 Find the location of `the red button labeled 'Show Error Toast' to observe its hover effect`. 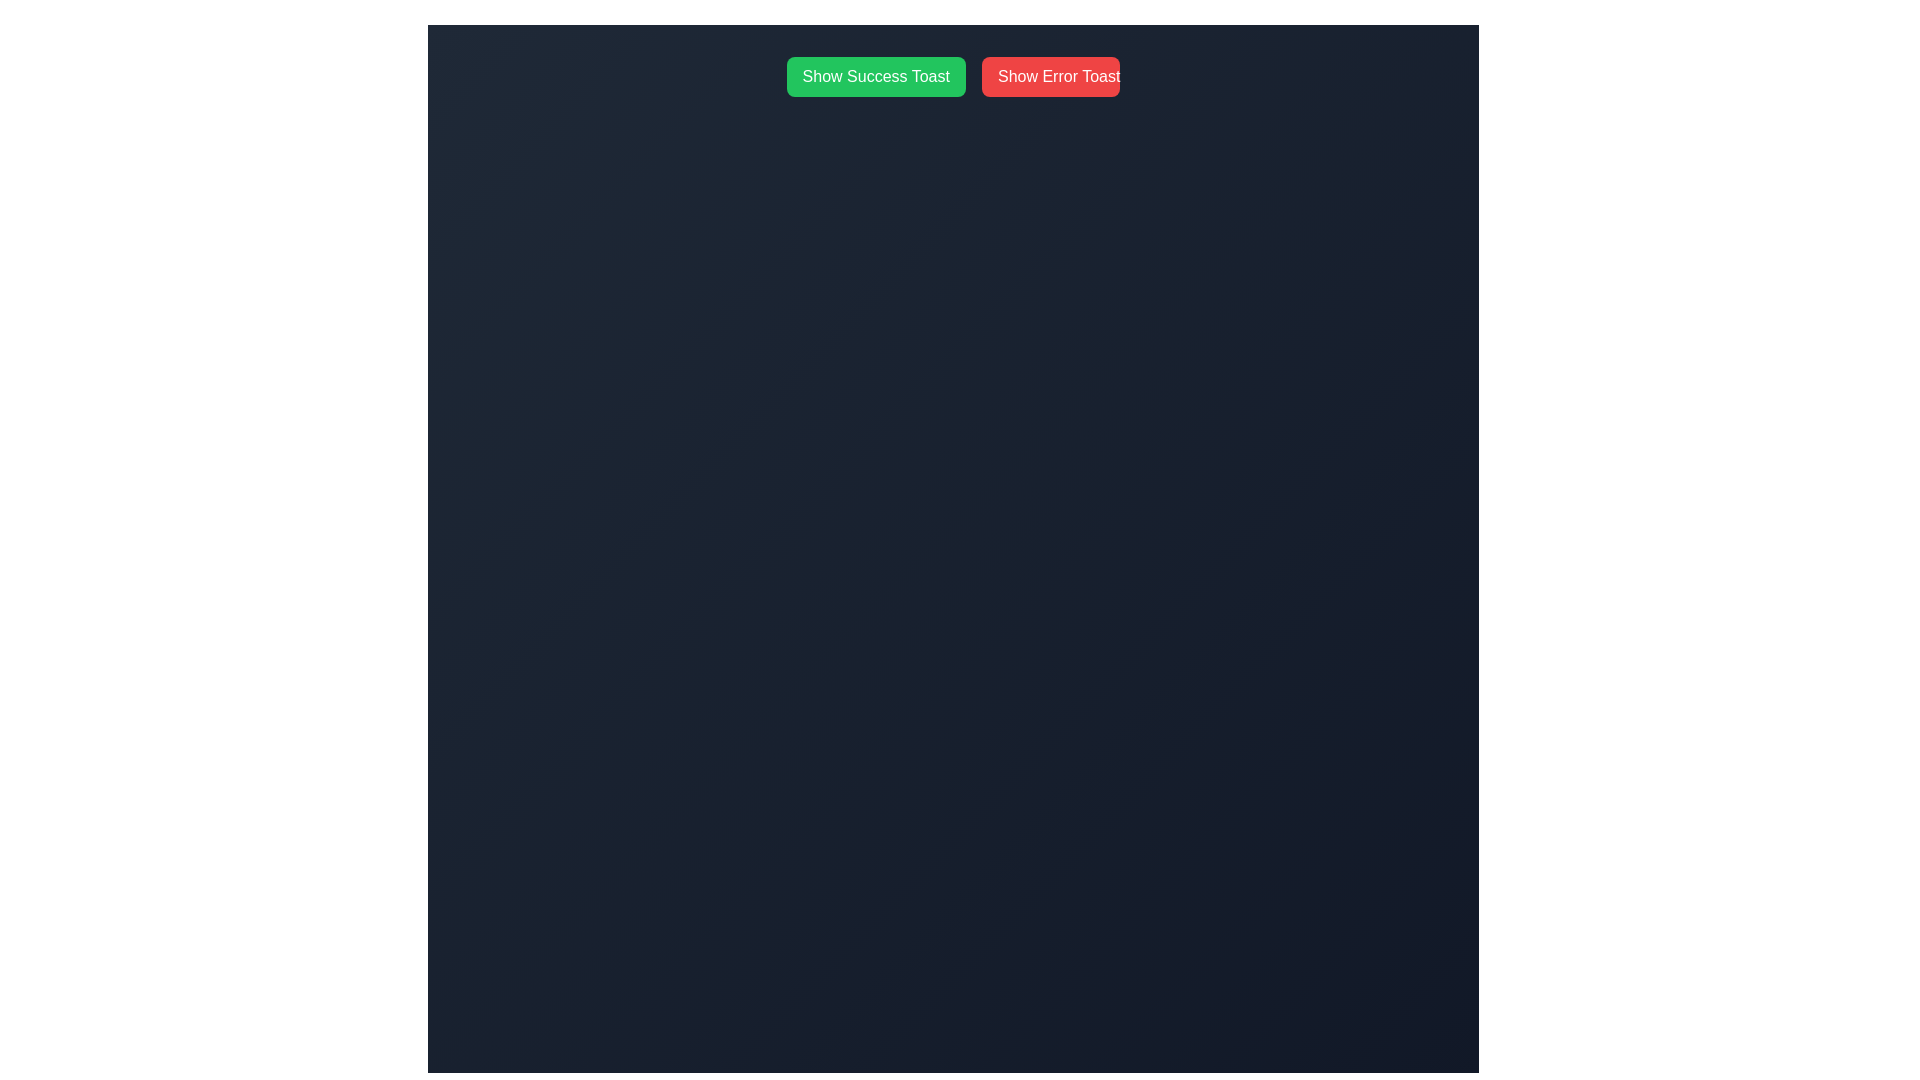

the red button labeled 'Show Error Toast' to observe its hover effect is located at coordinates (1050, 76).